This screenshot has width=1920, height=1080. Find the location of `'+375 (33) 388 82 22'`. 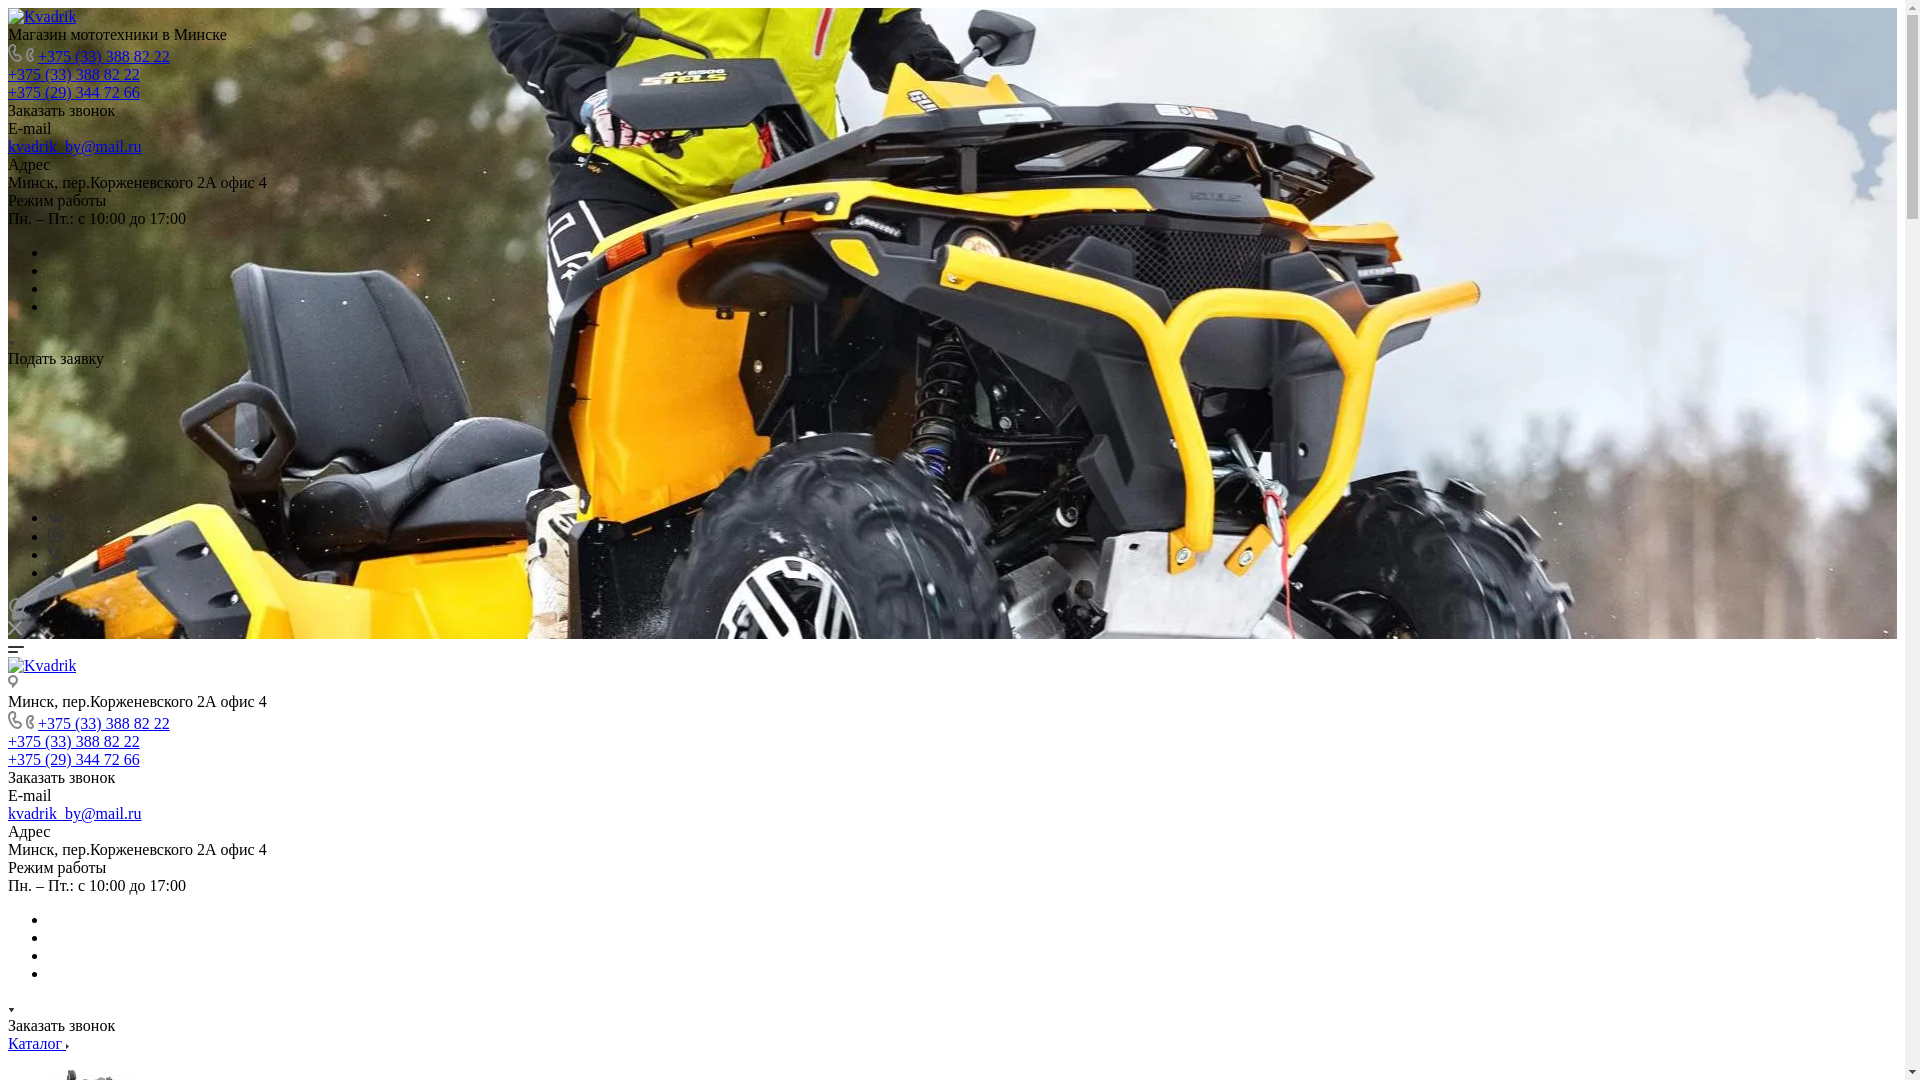

'+375 (33) 388 82 22' is located at coordinates (73, 741).